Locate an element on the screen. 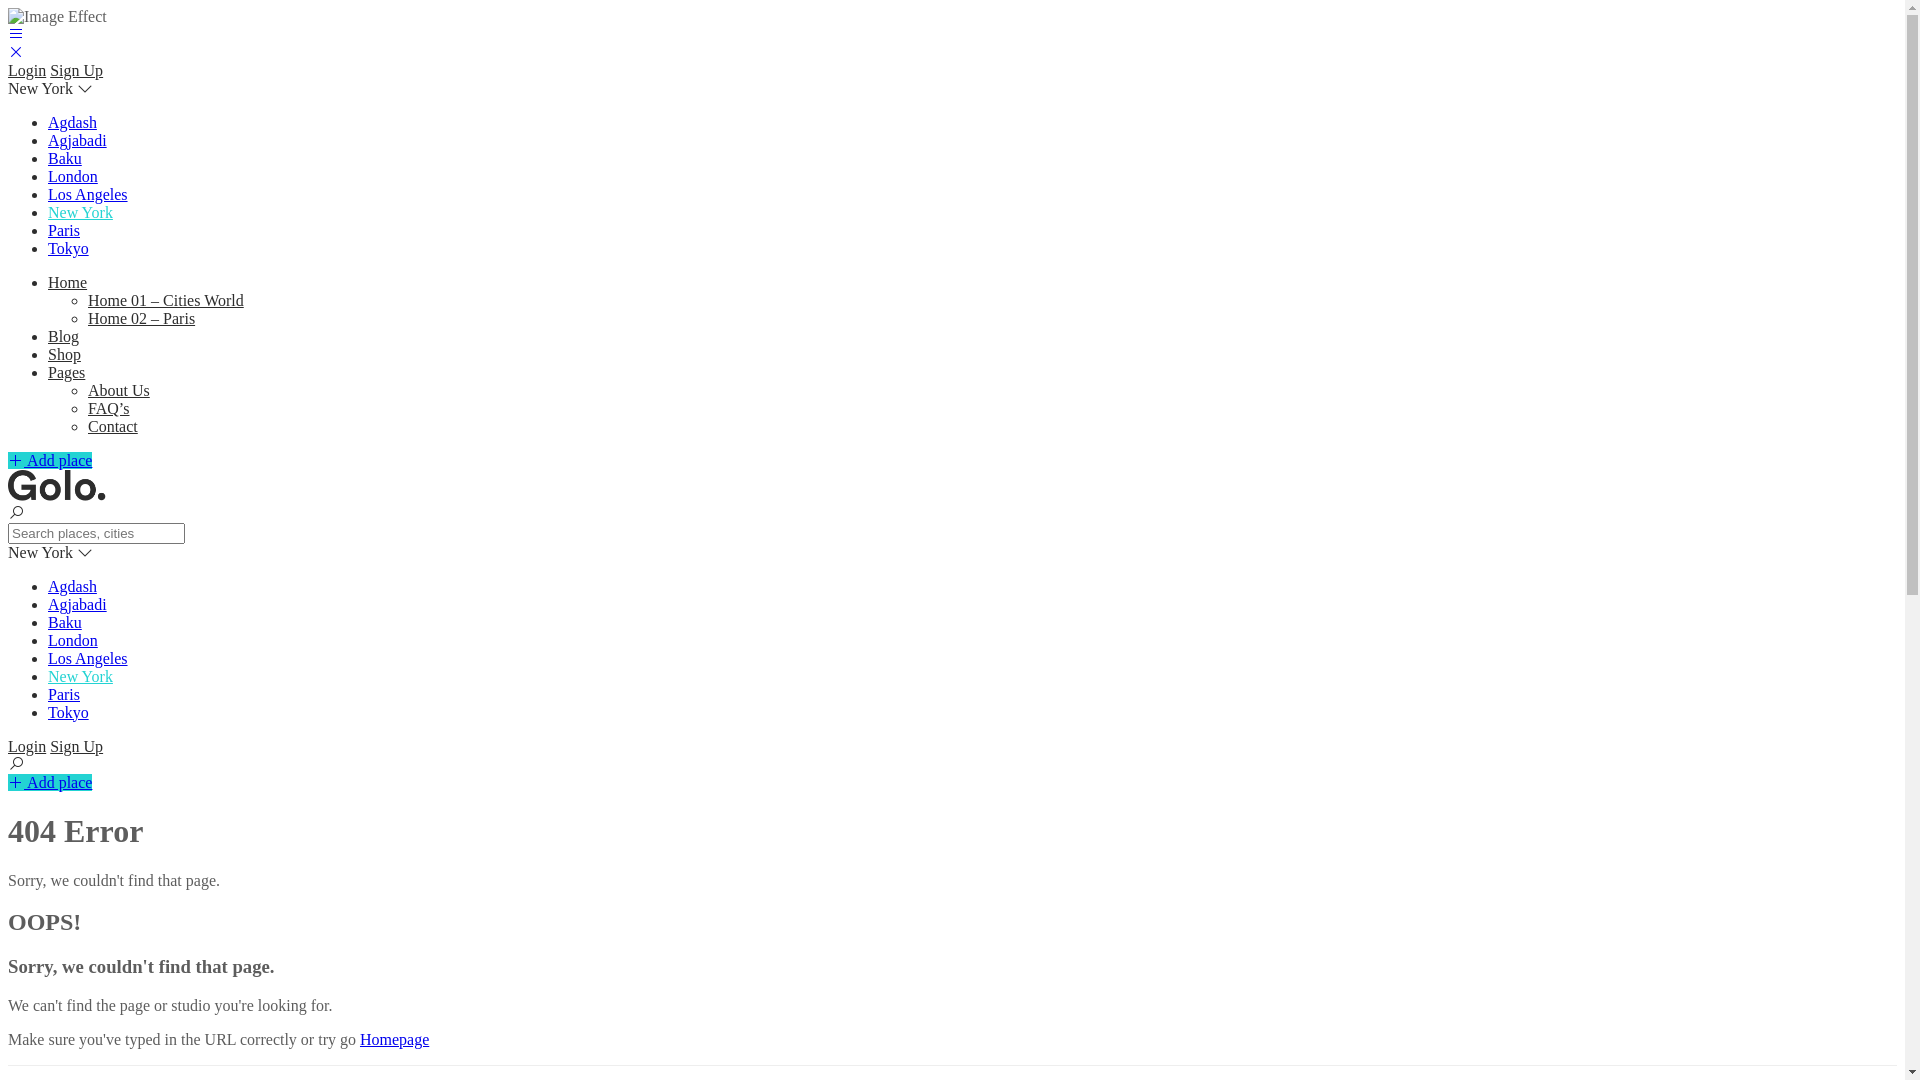  'Add place' is located at coordinates (49, 460).